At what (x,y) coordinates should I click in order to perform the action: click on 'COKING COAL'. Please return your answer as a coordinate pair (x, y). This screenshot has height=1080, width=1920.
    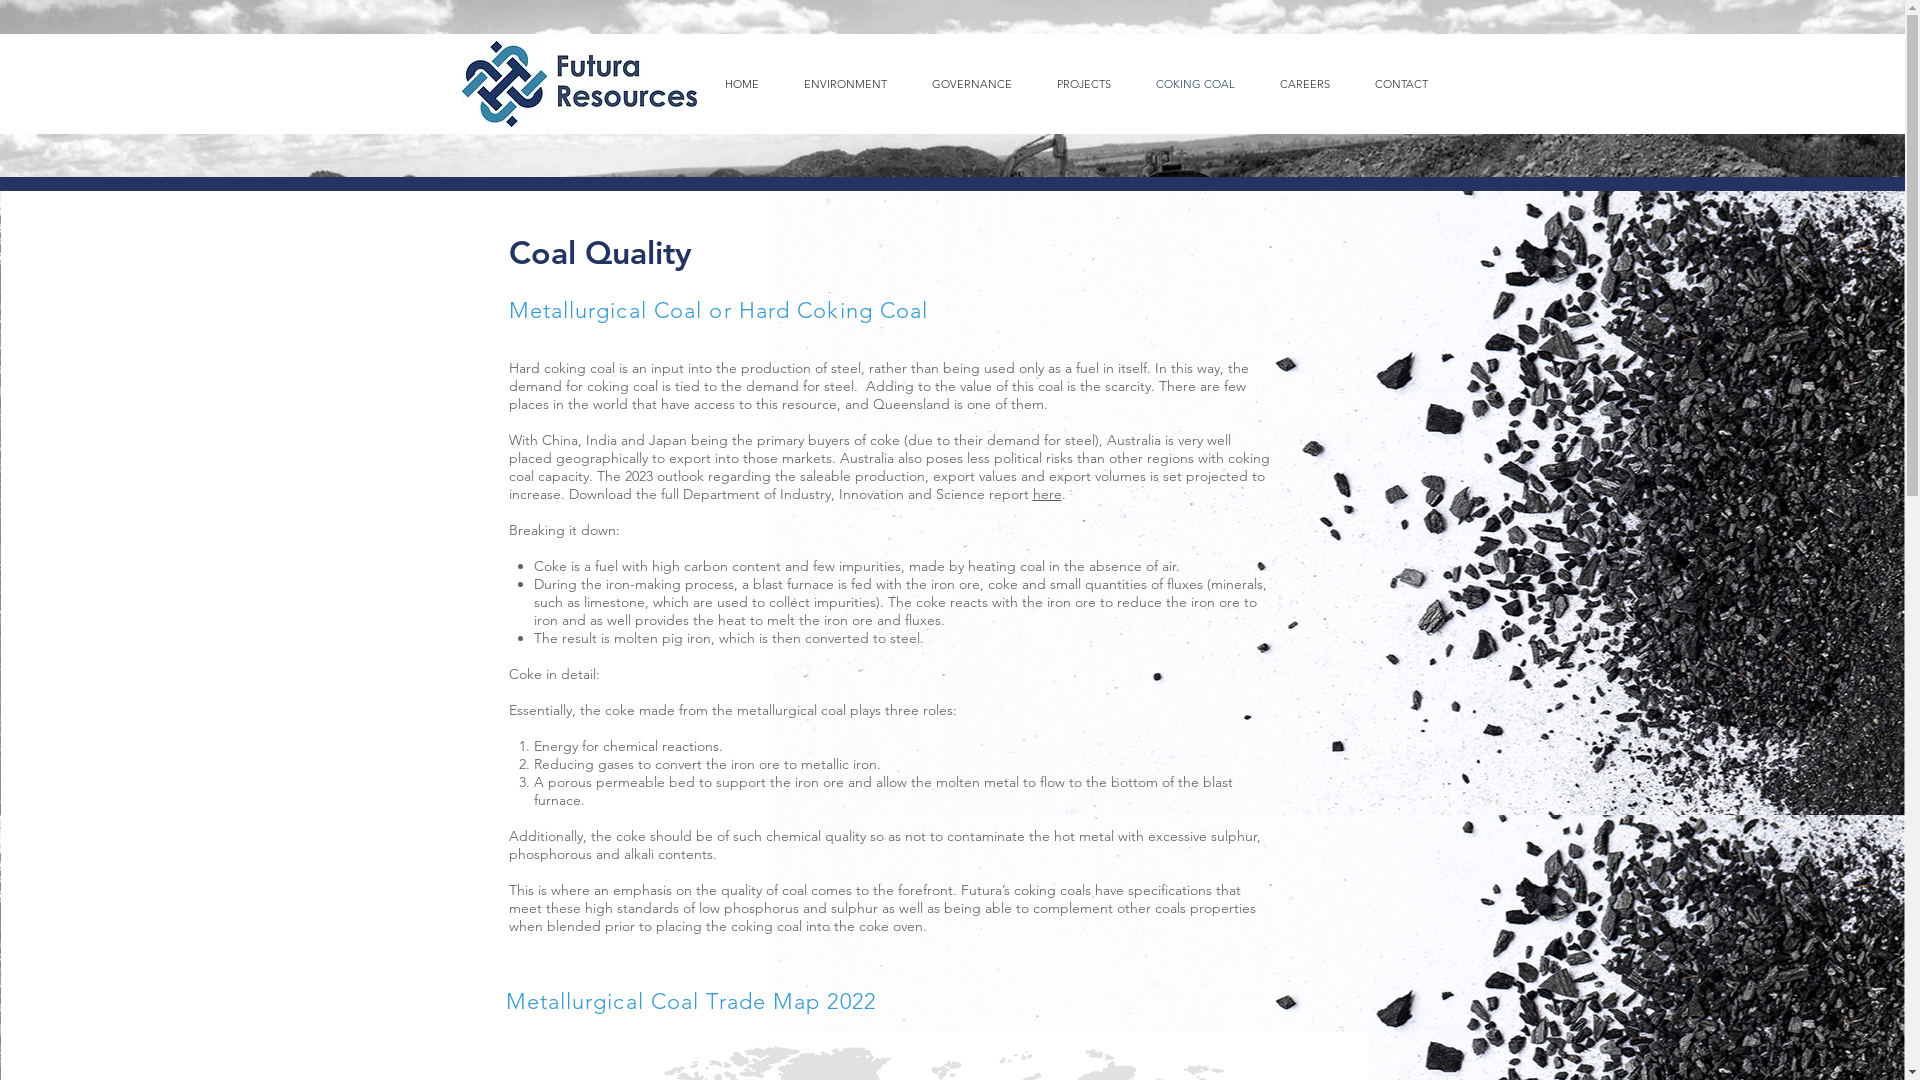
    Looking at the image, I should click on (1195, 83).